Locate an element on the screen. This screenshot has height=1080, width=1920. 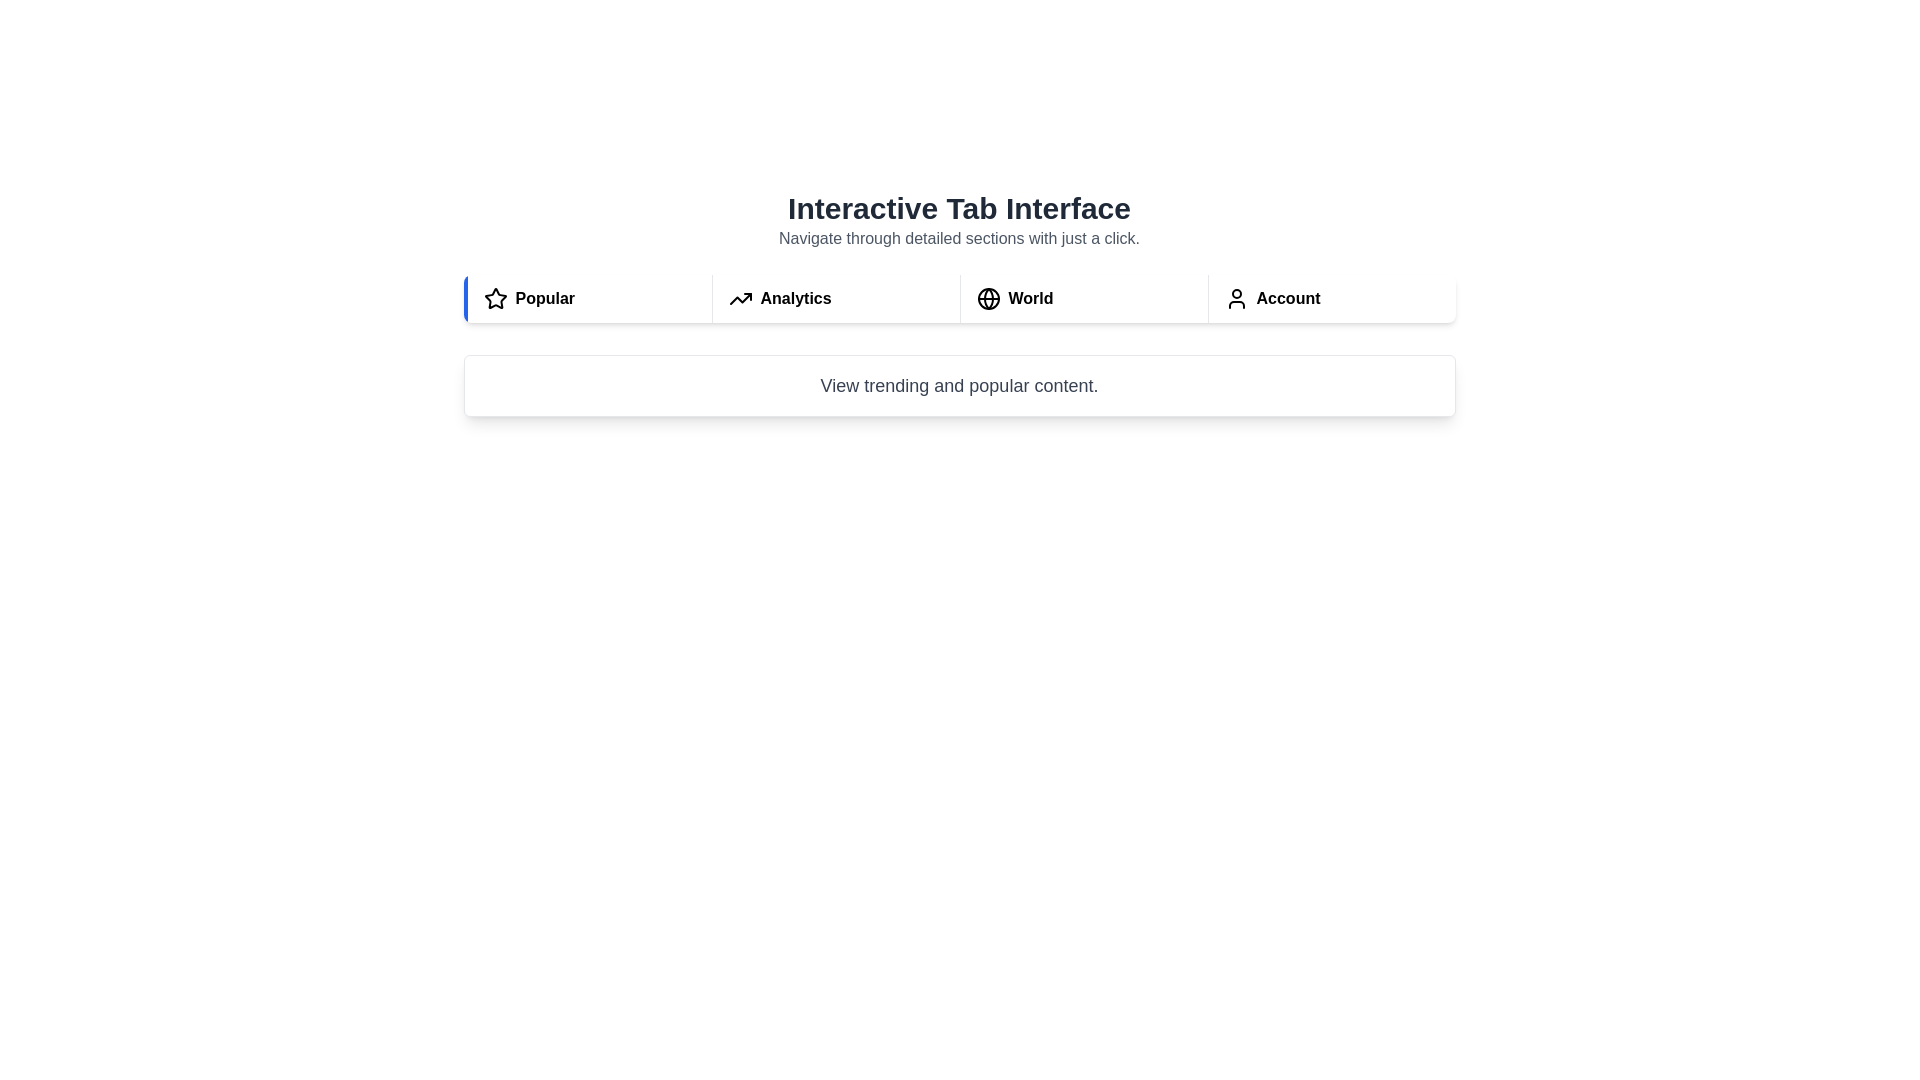
the description of the currently selected tab is located at coordinates (958, 385).